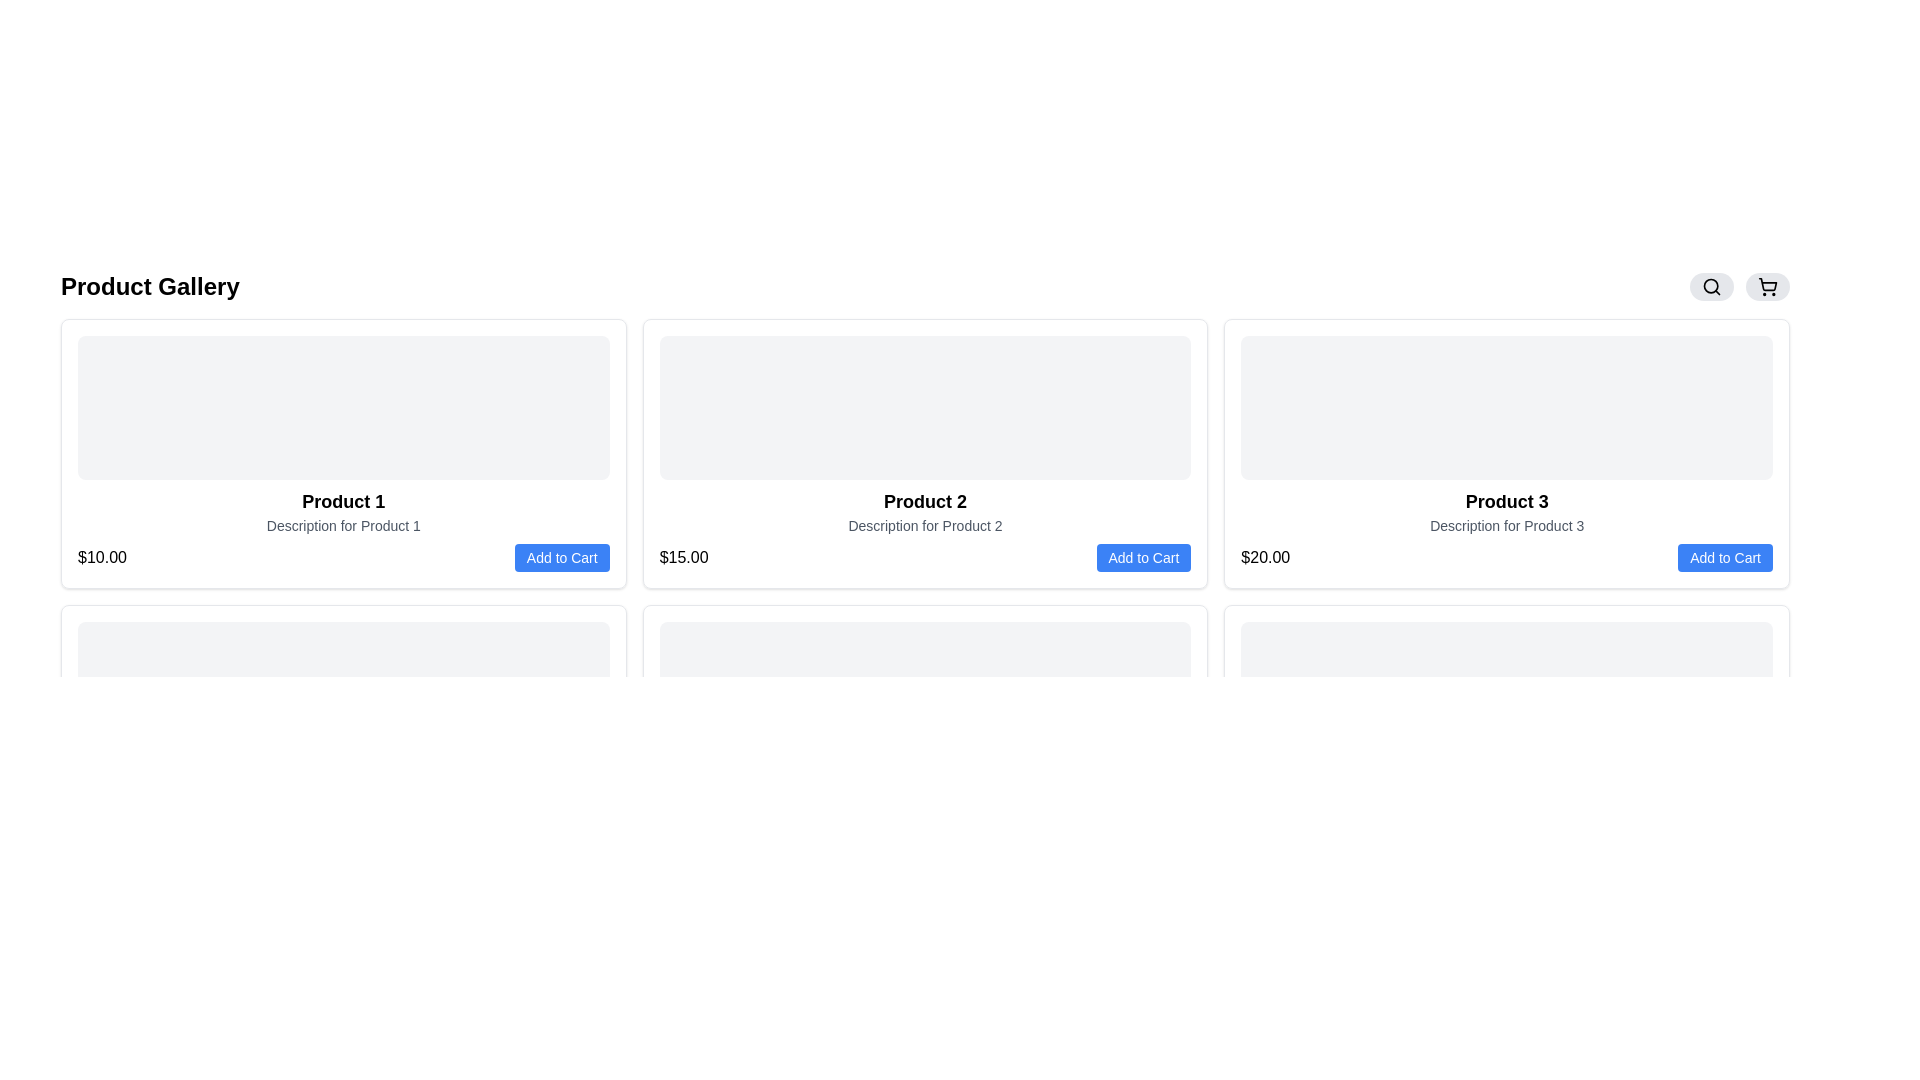 The image size is (1920, 1080). I want to click on the magnifying glass icon within the circular button located in the top-right corner of the application interface, so click(1711, 286).